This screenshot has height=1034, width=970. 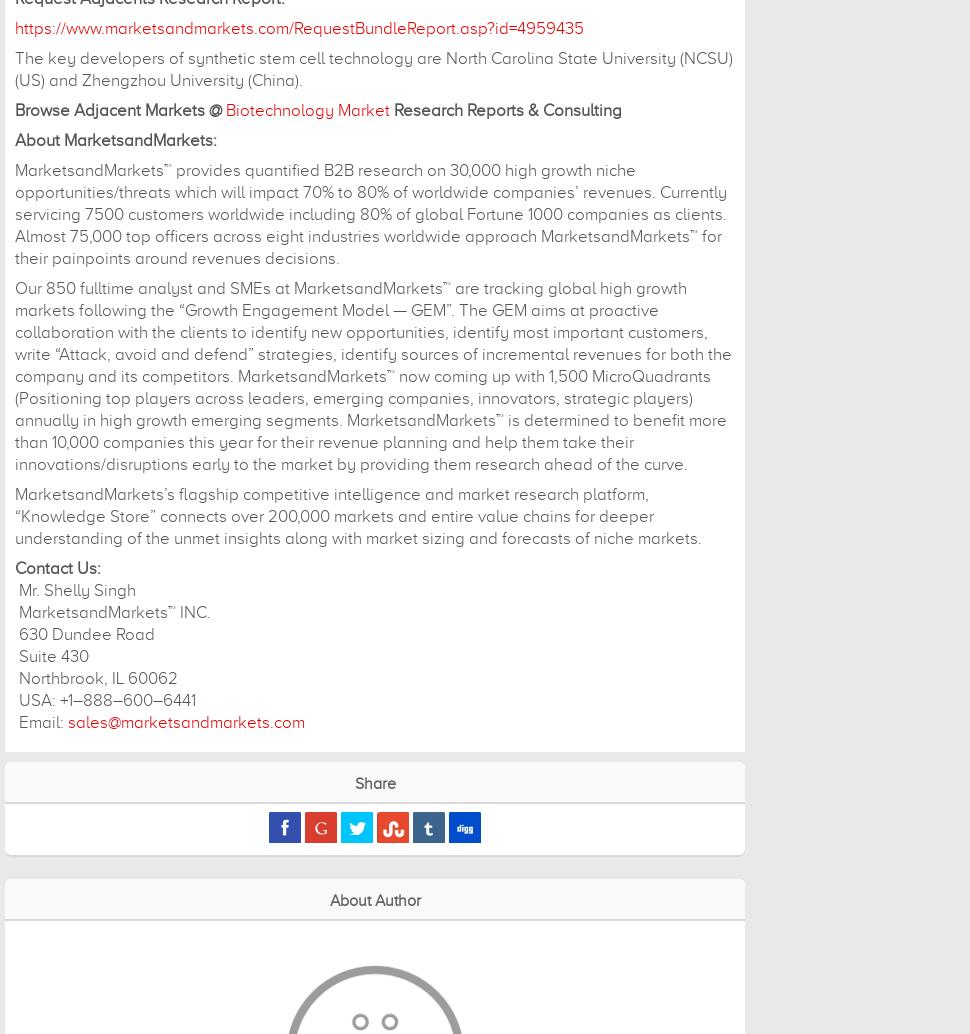 What do you see at coordinates (15, 634) in the screenshot?
I see `'630 Dundee Road'` at bounding box center [15, 634].